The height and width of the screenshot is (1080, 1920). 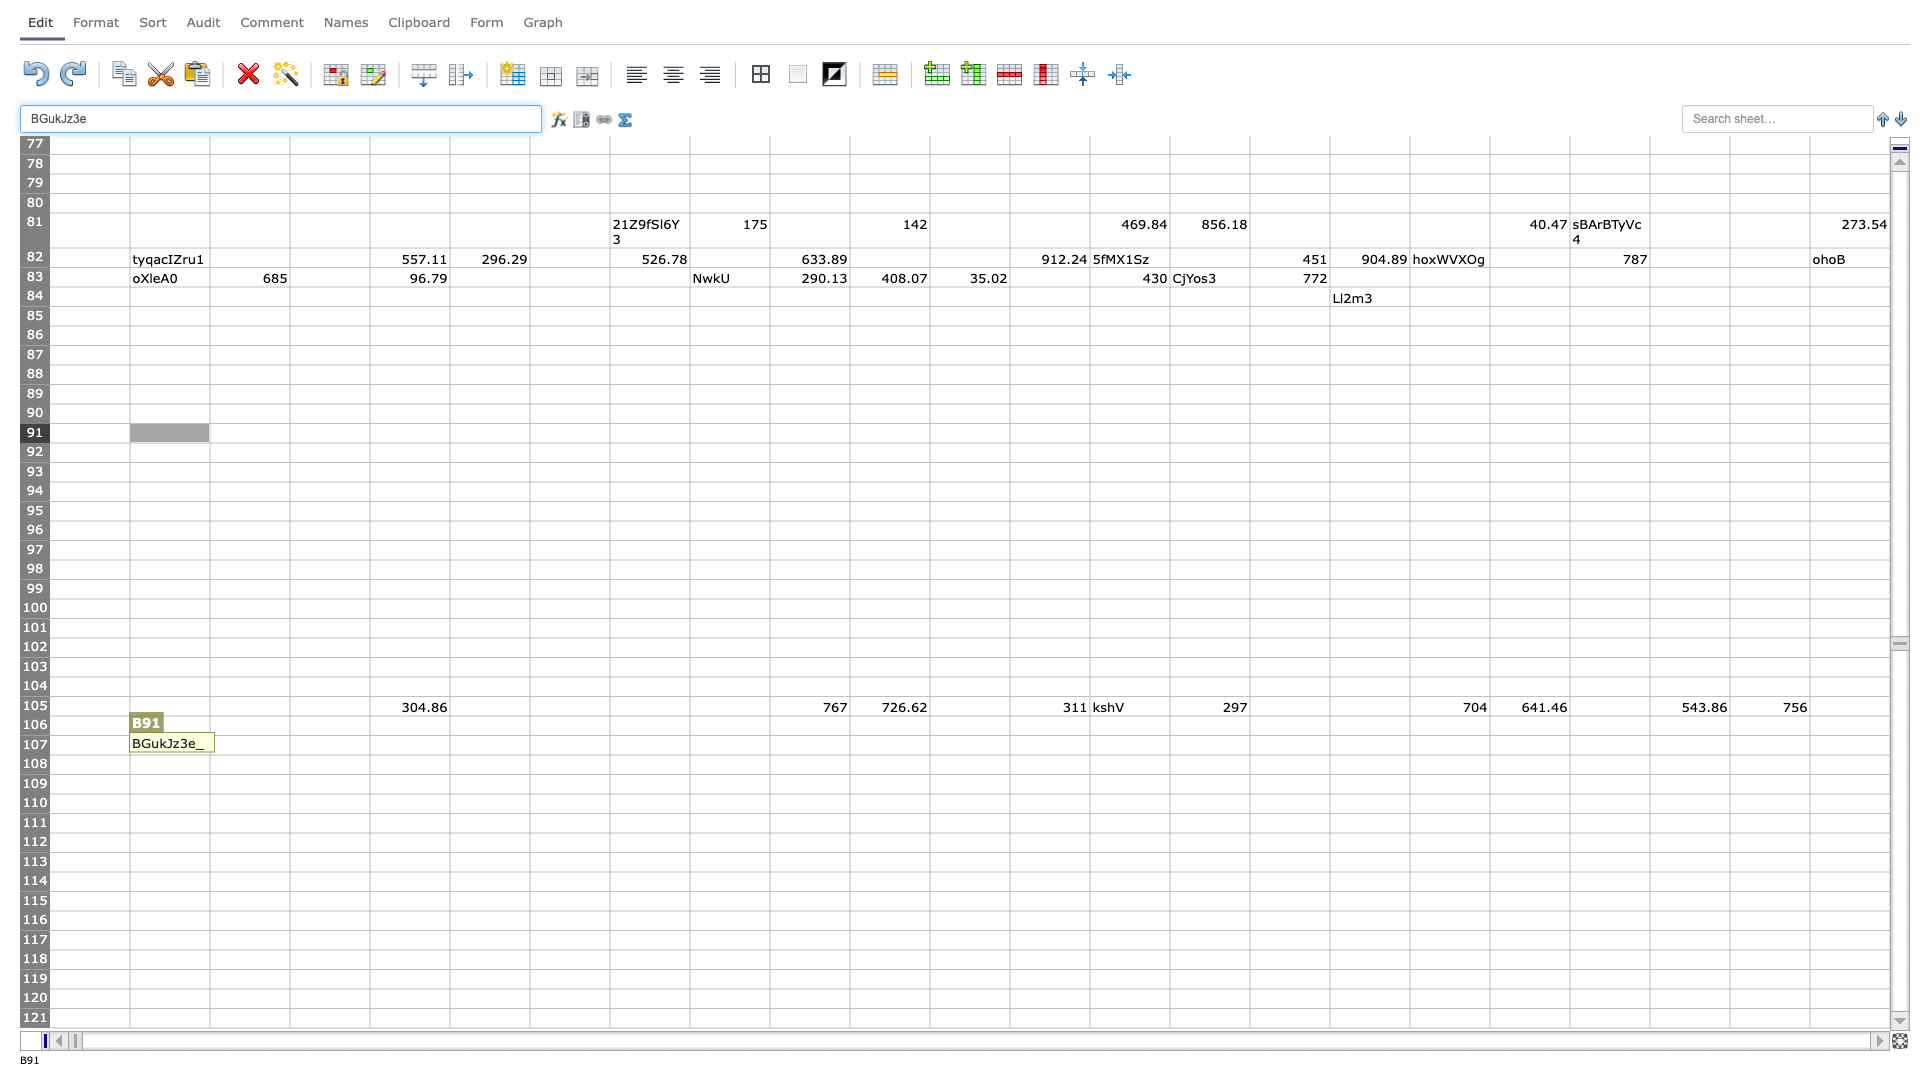 I want to click on Right edge of F-107, so click(x=529, y=745).